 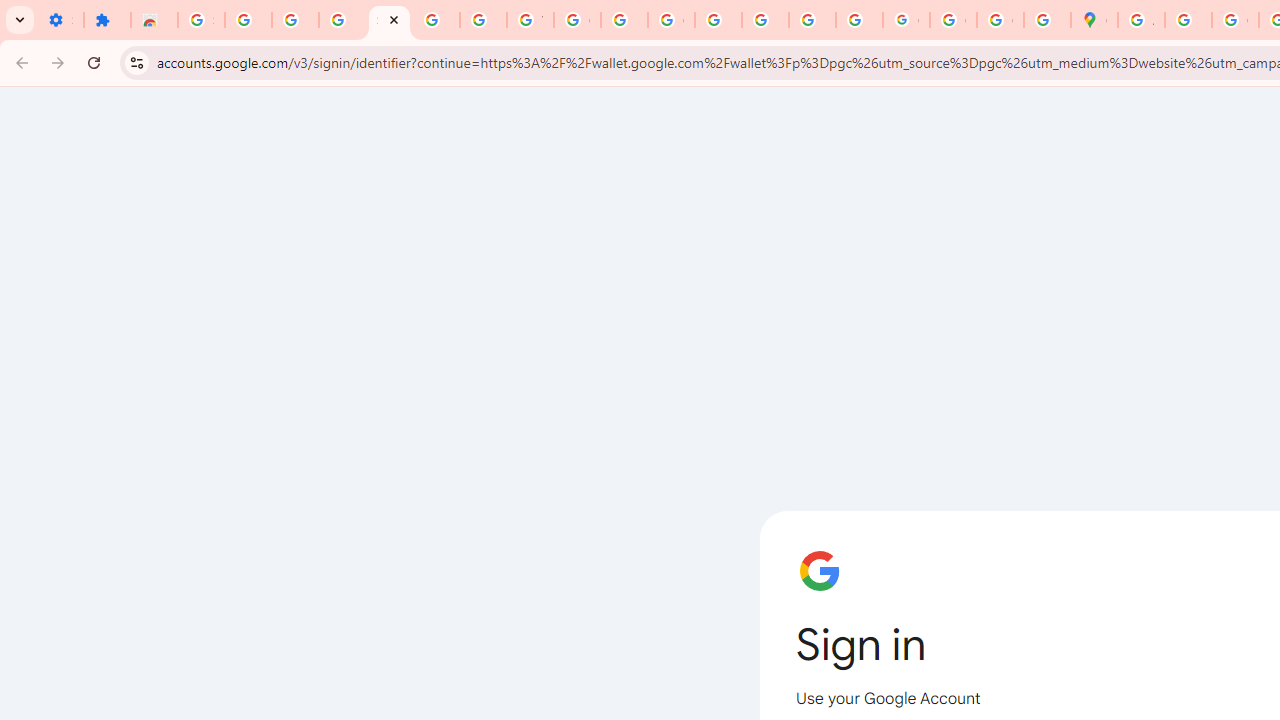 What do you see at coordinates (718, 20) in the screenshot?
I see `'Privacy Help Center - Policies Help'` at bounding box center [718, 20].